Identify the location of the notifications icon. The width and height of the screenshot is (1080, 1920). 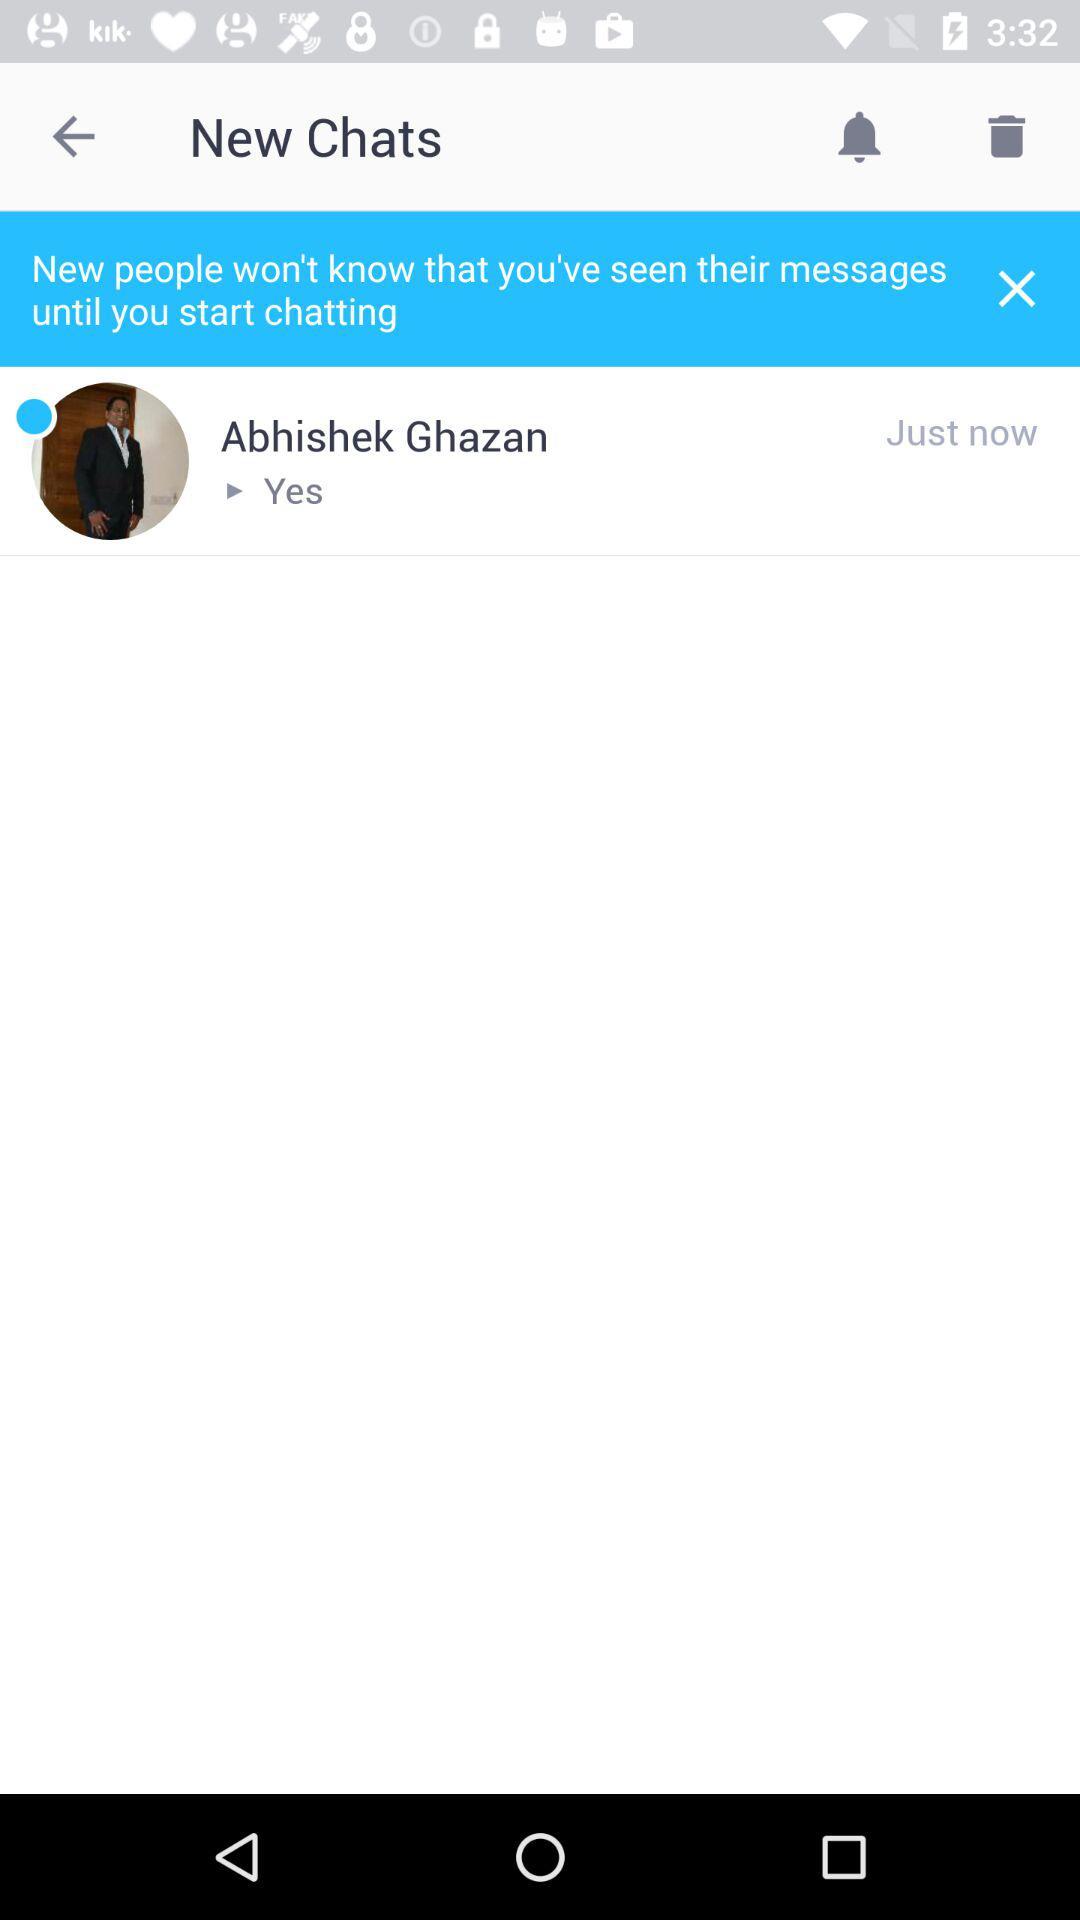
(858, 135).